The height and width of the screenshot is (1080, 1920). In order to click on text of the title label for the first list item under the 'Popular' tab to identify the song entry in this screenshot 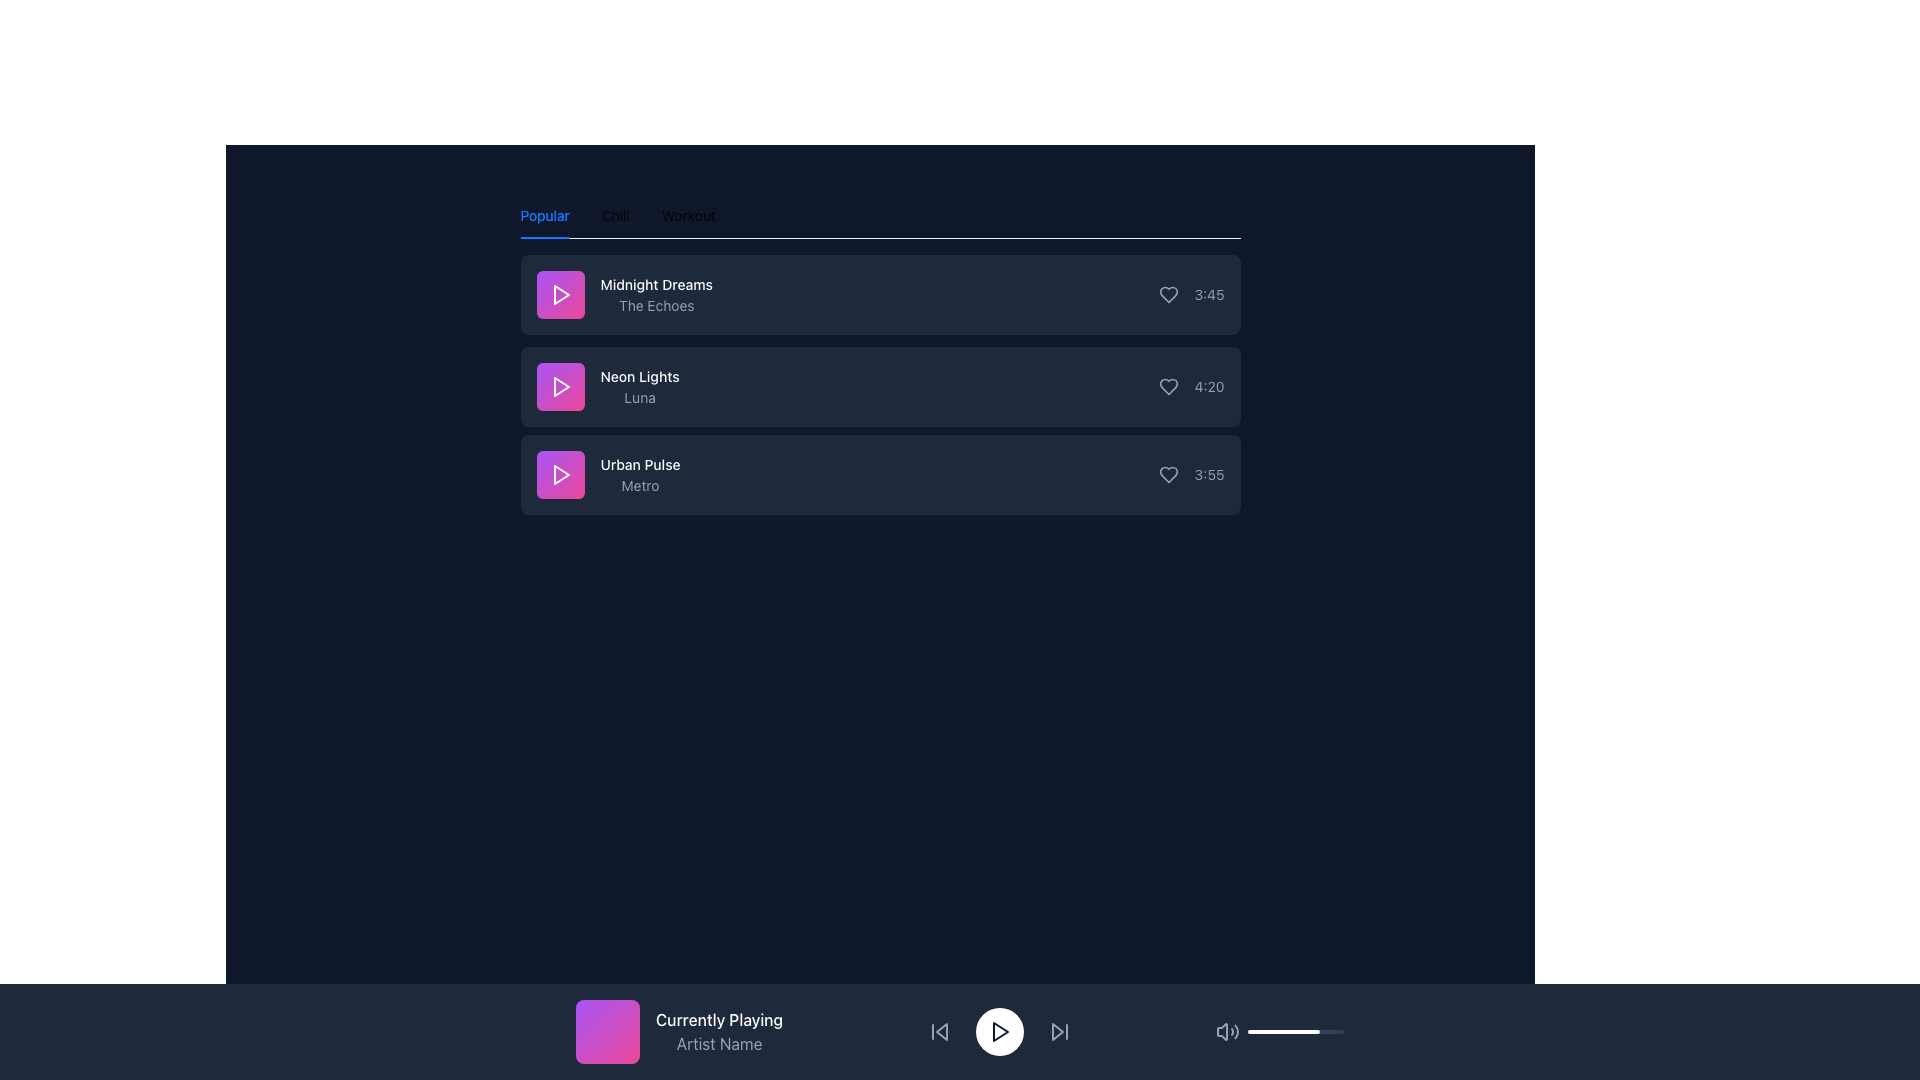, I will do `click(656, 285)`.